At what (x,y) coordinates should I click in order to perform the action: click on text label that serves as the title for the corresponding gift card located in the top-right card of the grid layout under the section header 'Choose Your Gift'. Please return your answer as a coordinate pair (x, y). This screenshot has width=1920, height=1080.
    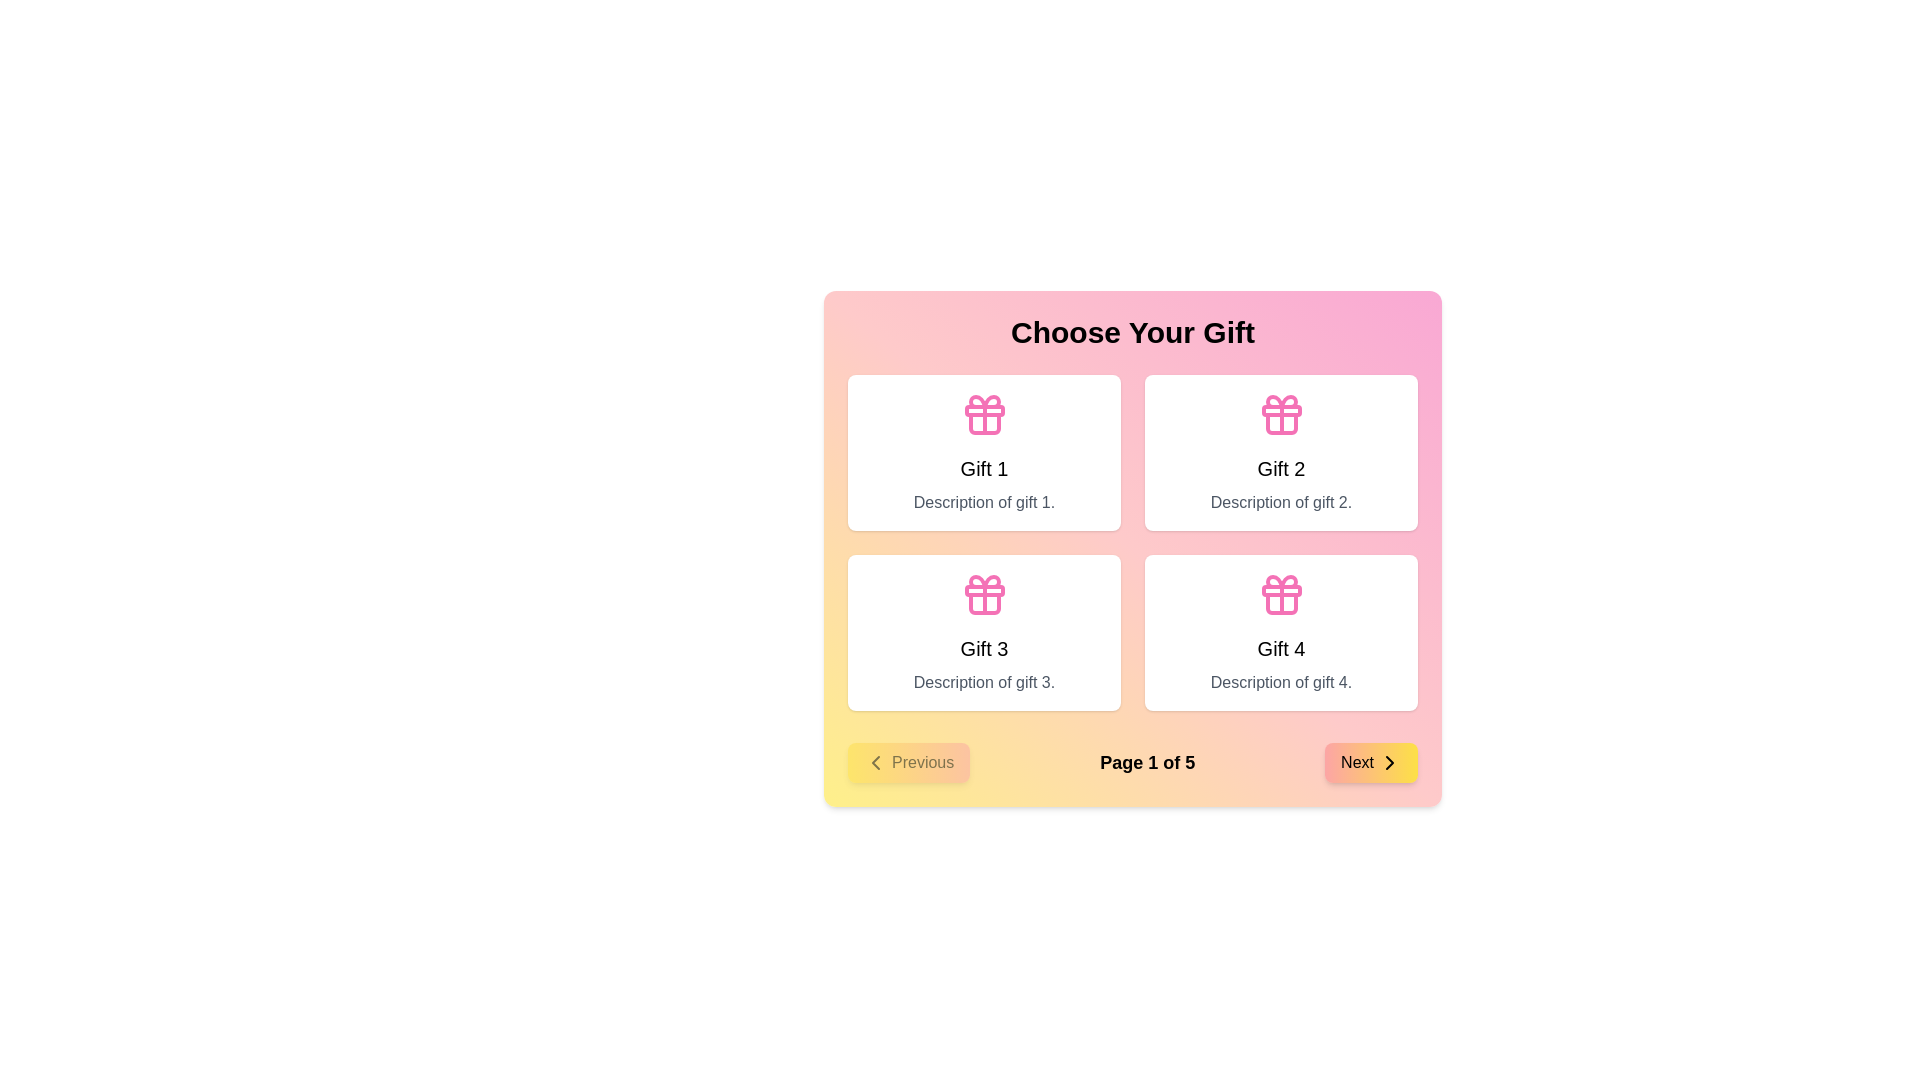
    Looking at the image, I should click on (1281, 469).